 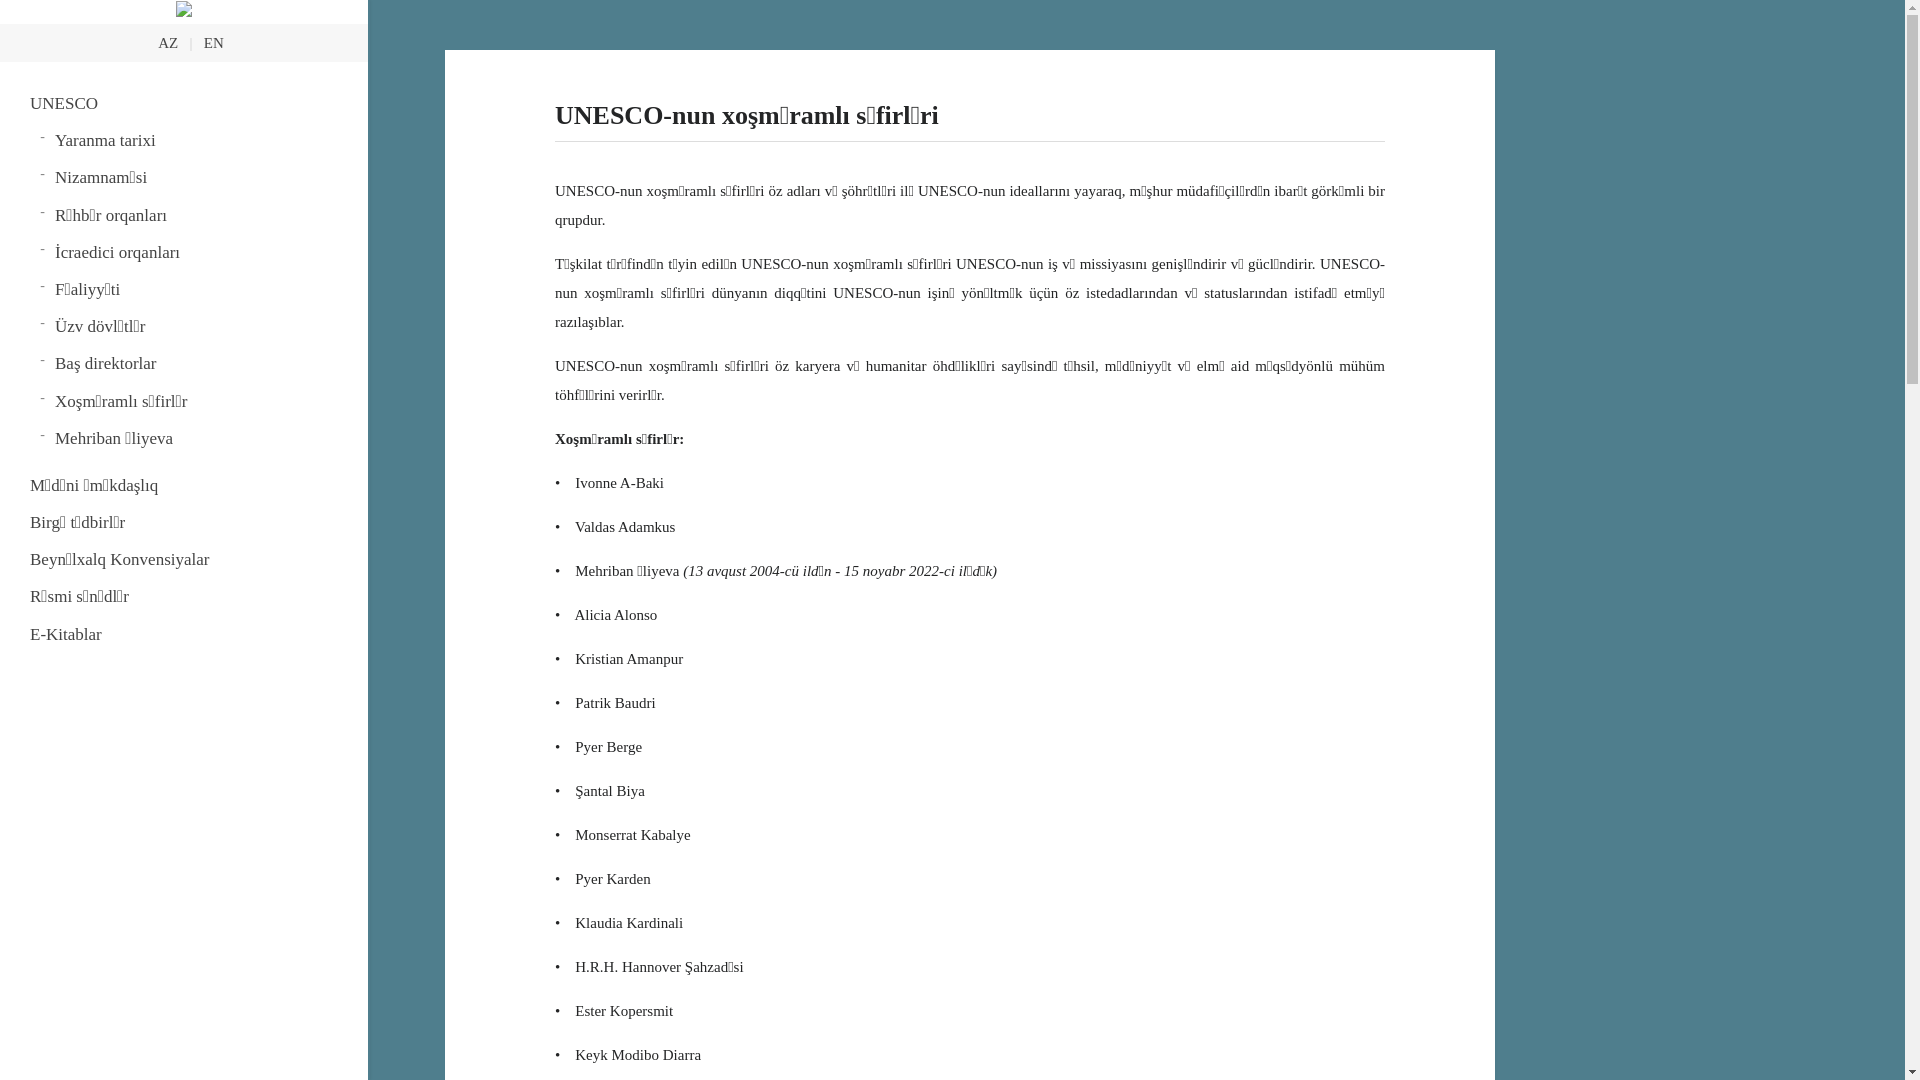 What do you see at coordinates (214, 42) in the screenshot?
I see `'EN'` at bounding box center [214, 42].